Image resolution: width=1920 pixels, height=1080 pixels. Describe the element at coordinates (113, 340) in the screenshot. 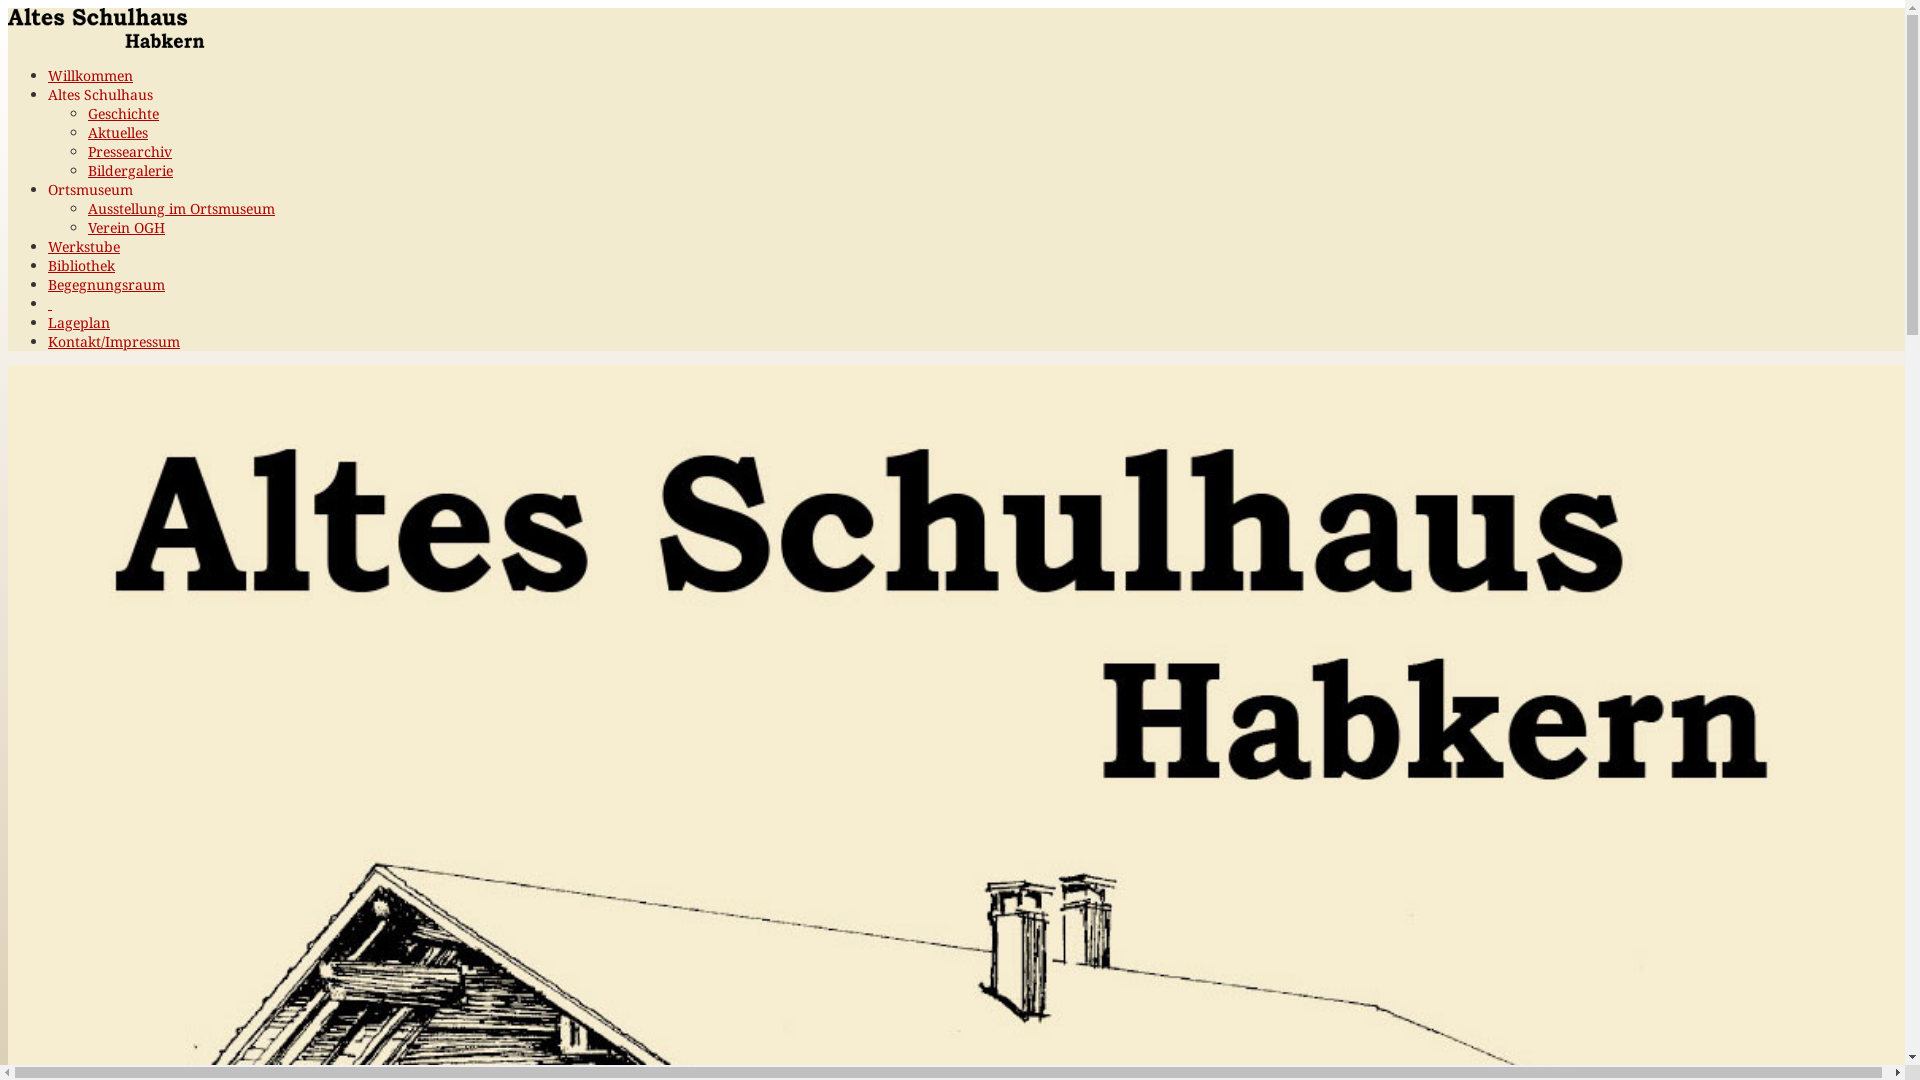

I see `'Kontakt/Impressum'` at that location.